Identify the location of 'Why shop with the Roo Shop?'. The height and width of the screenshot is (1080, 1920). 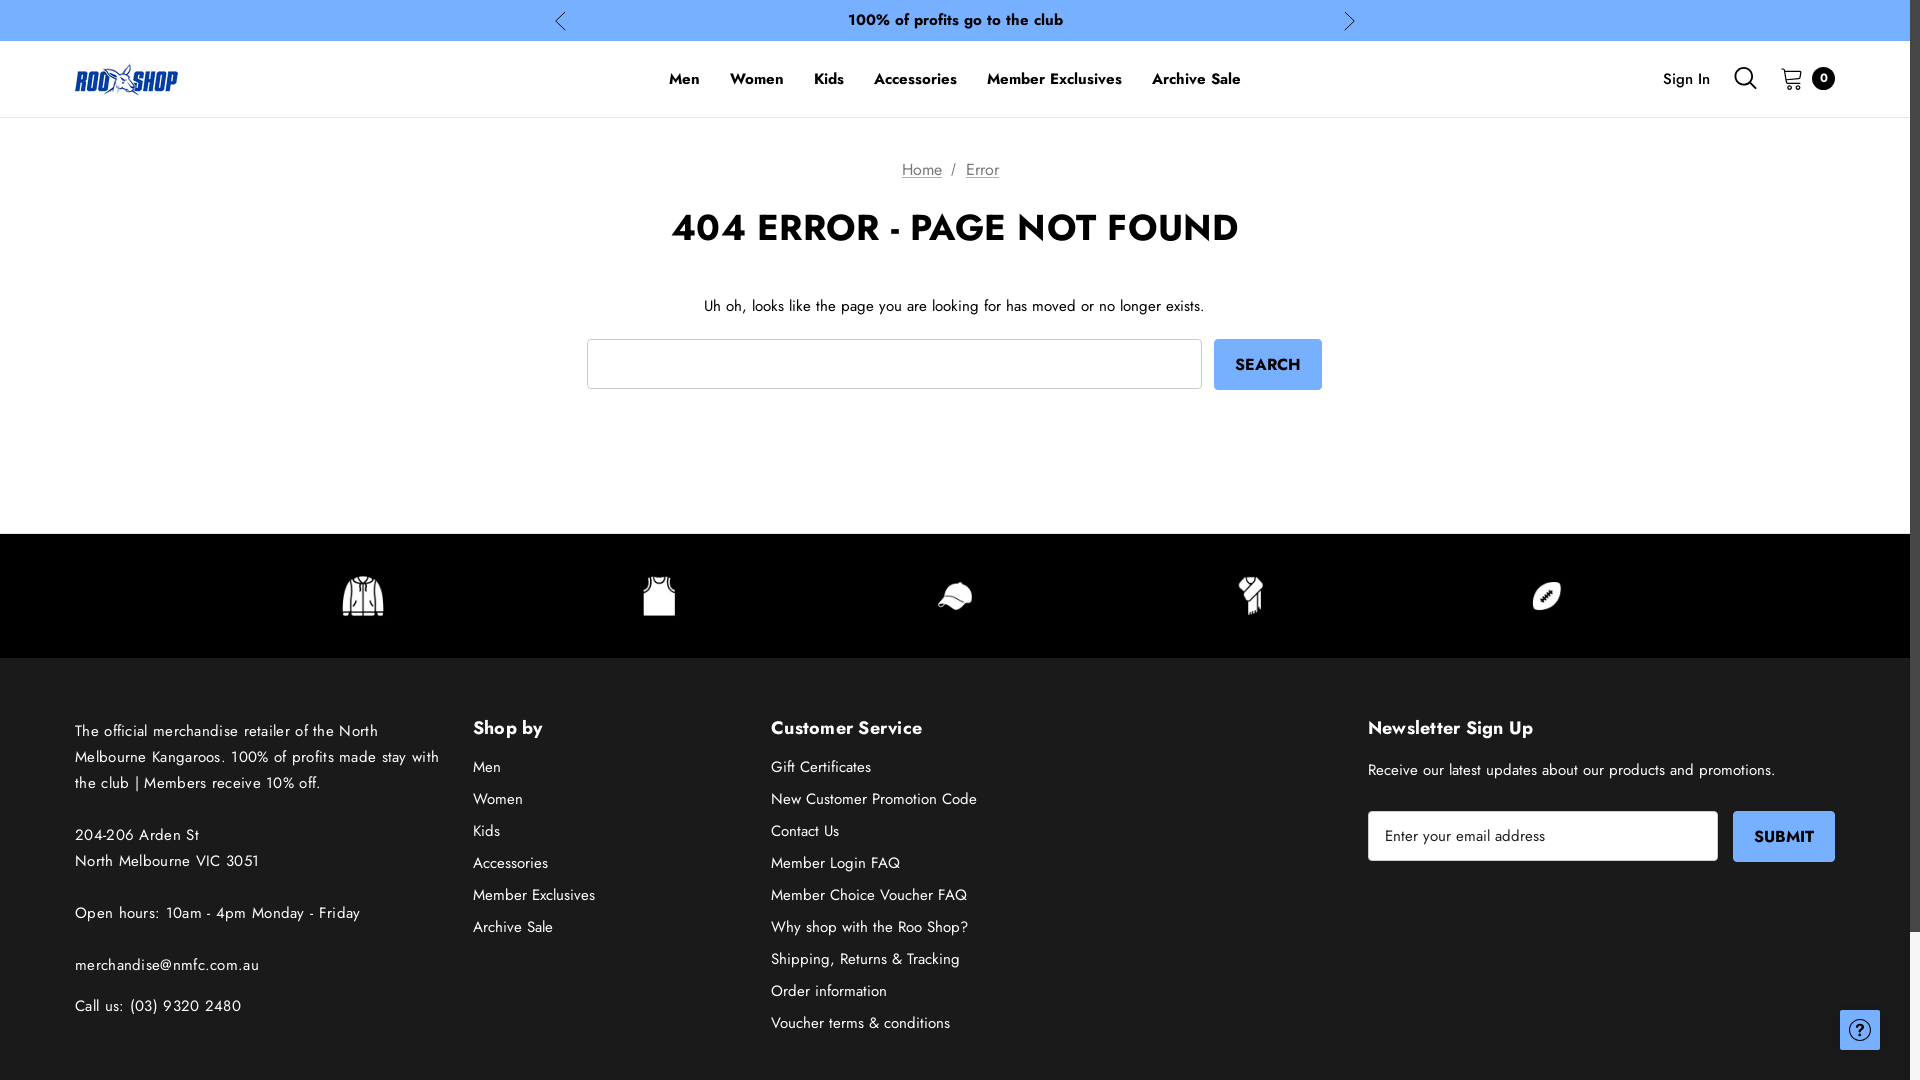
(869, 926).